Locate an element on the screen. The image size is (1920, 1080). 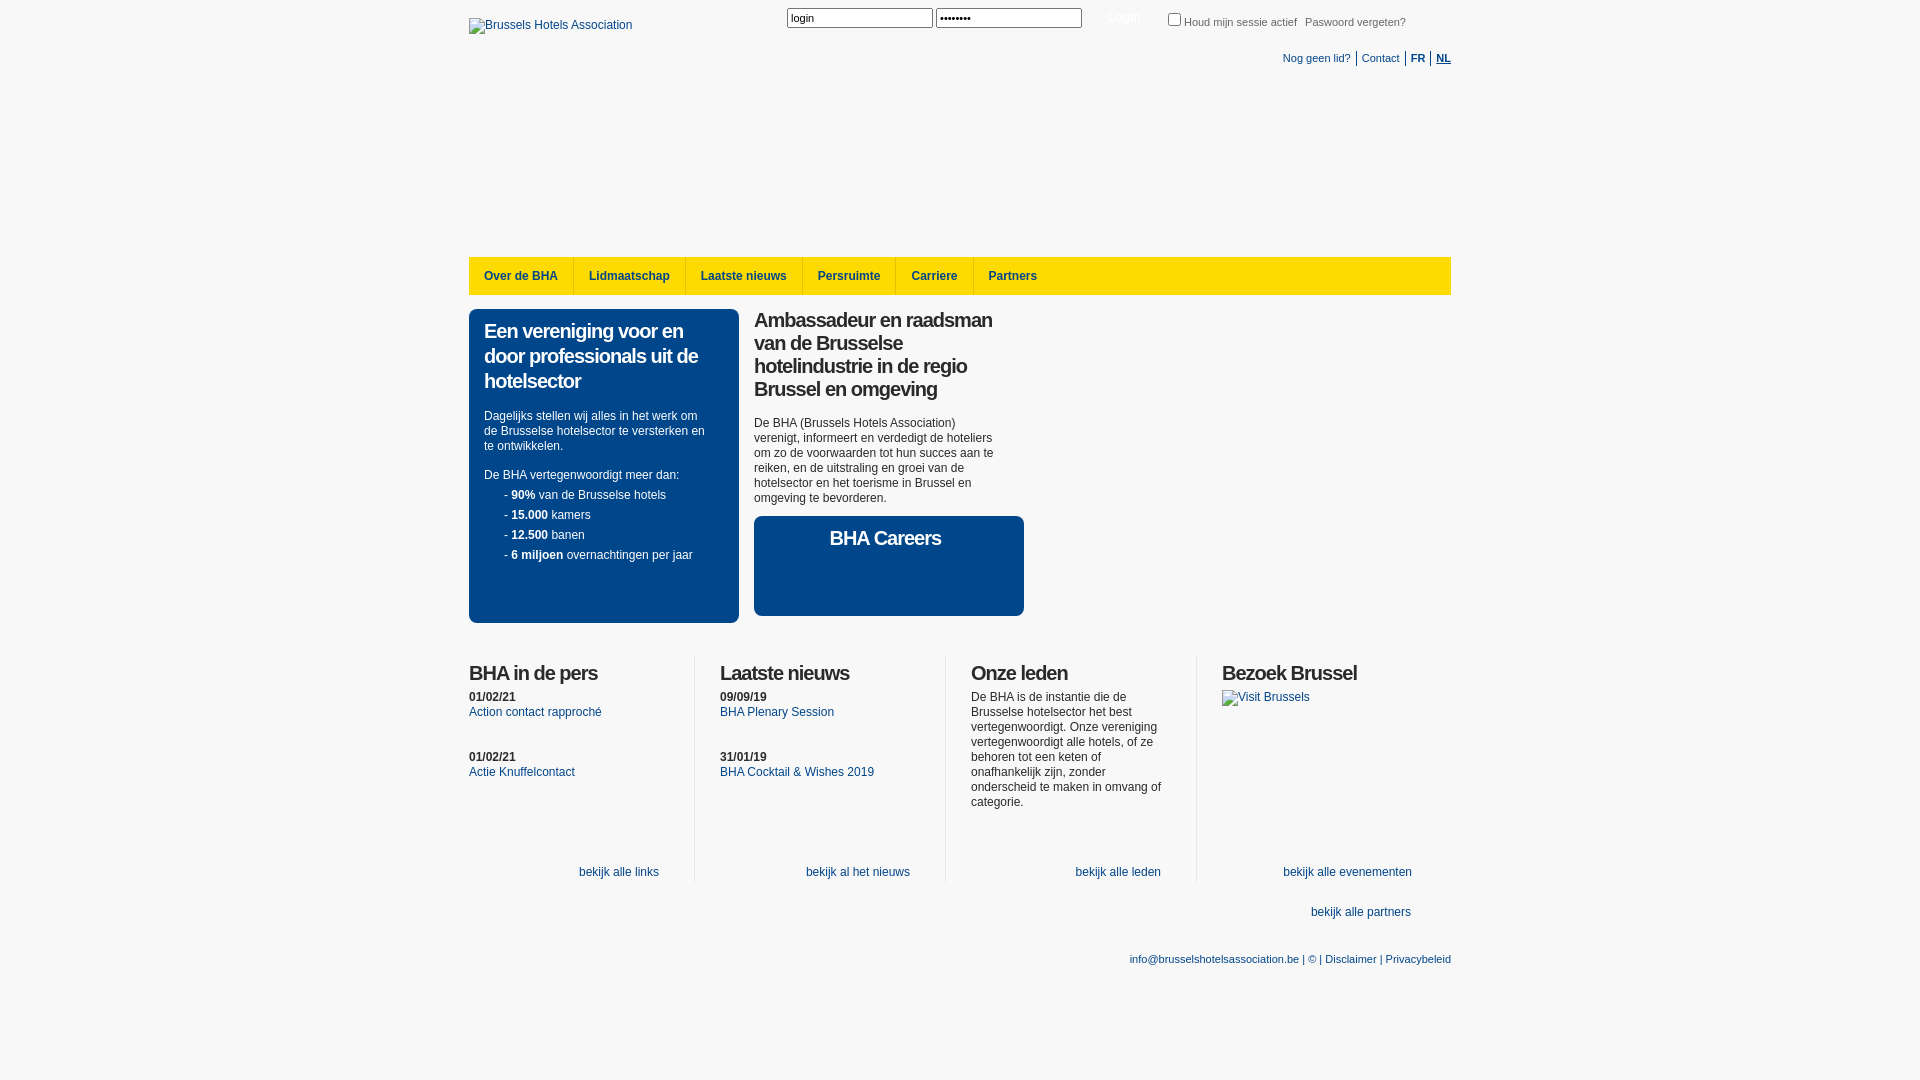
'BHA Cocktail & Wishes 2019' is located at coordinates (795, 770).